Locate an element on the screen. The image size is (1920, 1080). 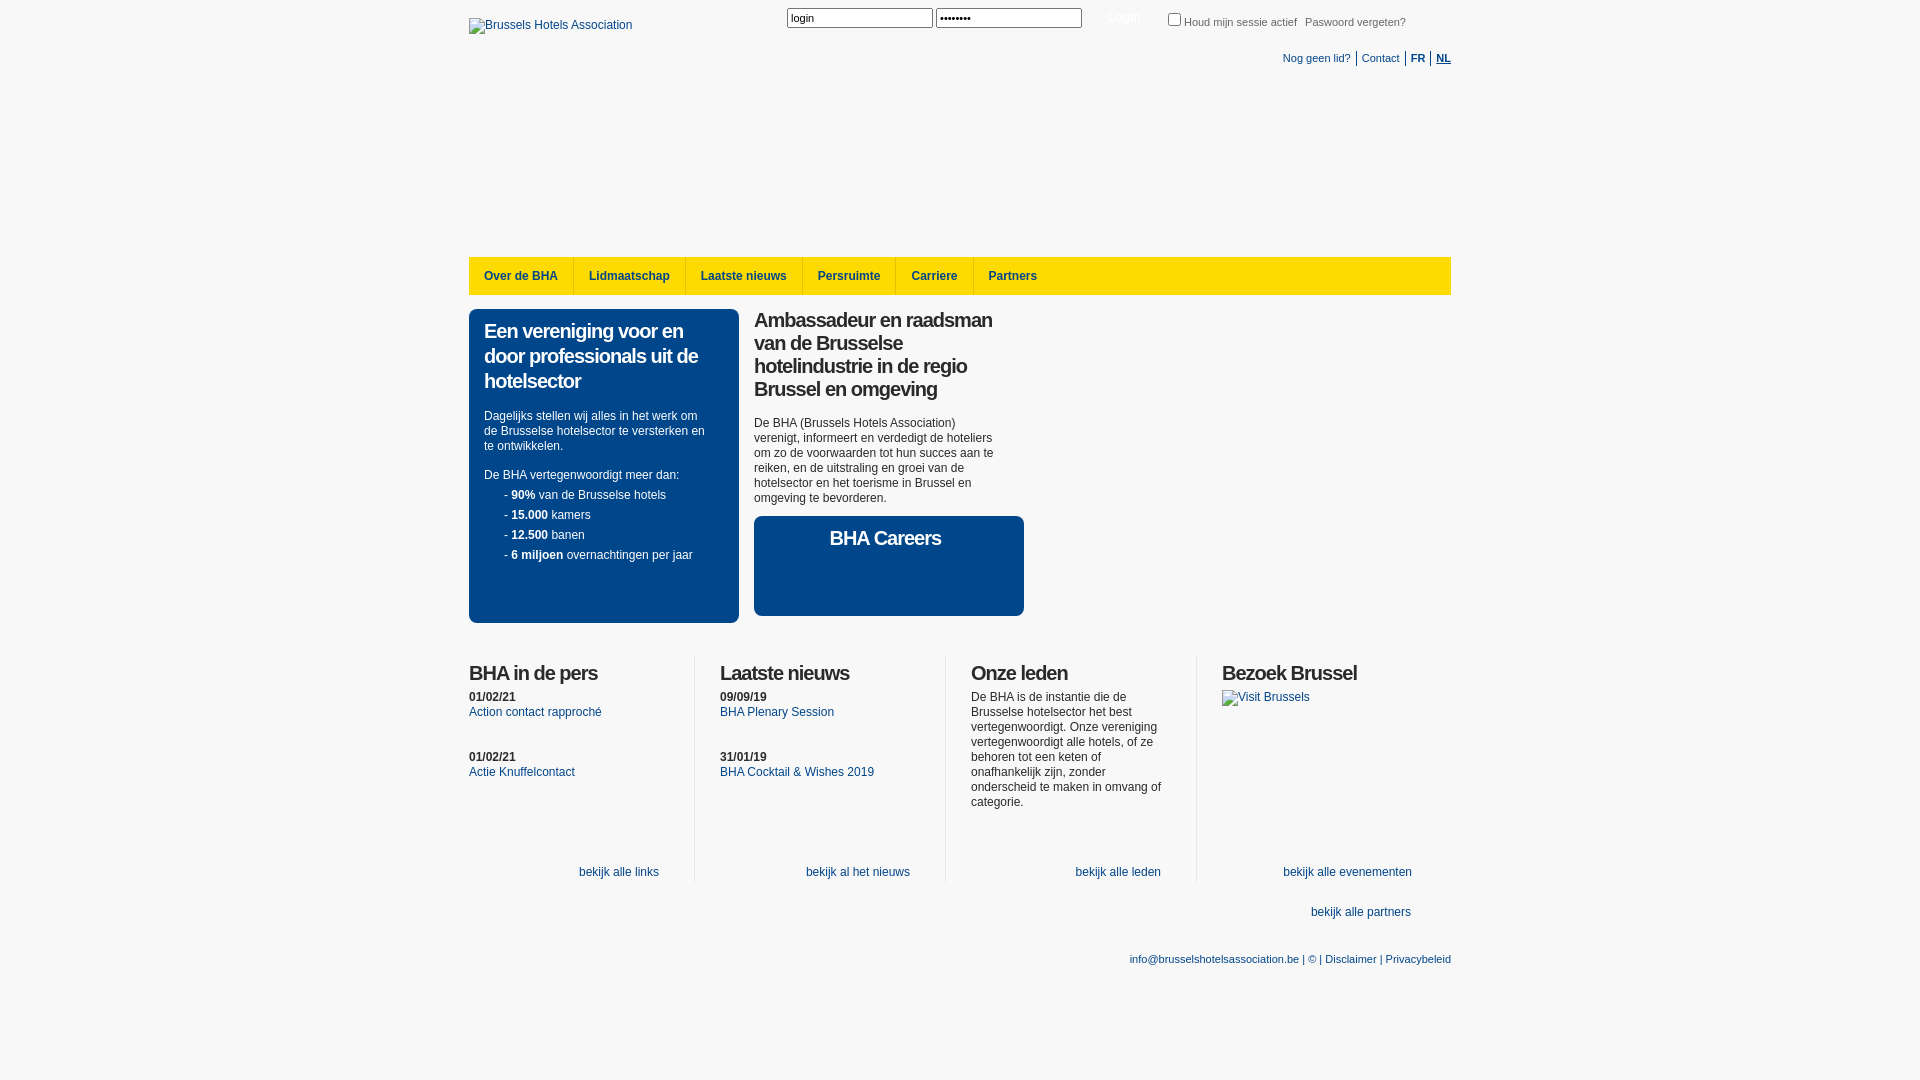
'BHA Cocktail & Wishes 2019' is located at coordinates (795, 770).